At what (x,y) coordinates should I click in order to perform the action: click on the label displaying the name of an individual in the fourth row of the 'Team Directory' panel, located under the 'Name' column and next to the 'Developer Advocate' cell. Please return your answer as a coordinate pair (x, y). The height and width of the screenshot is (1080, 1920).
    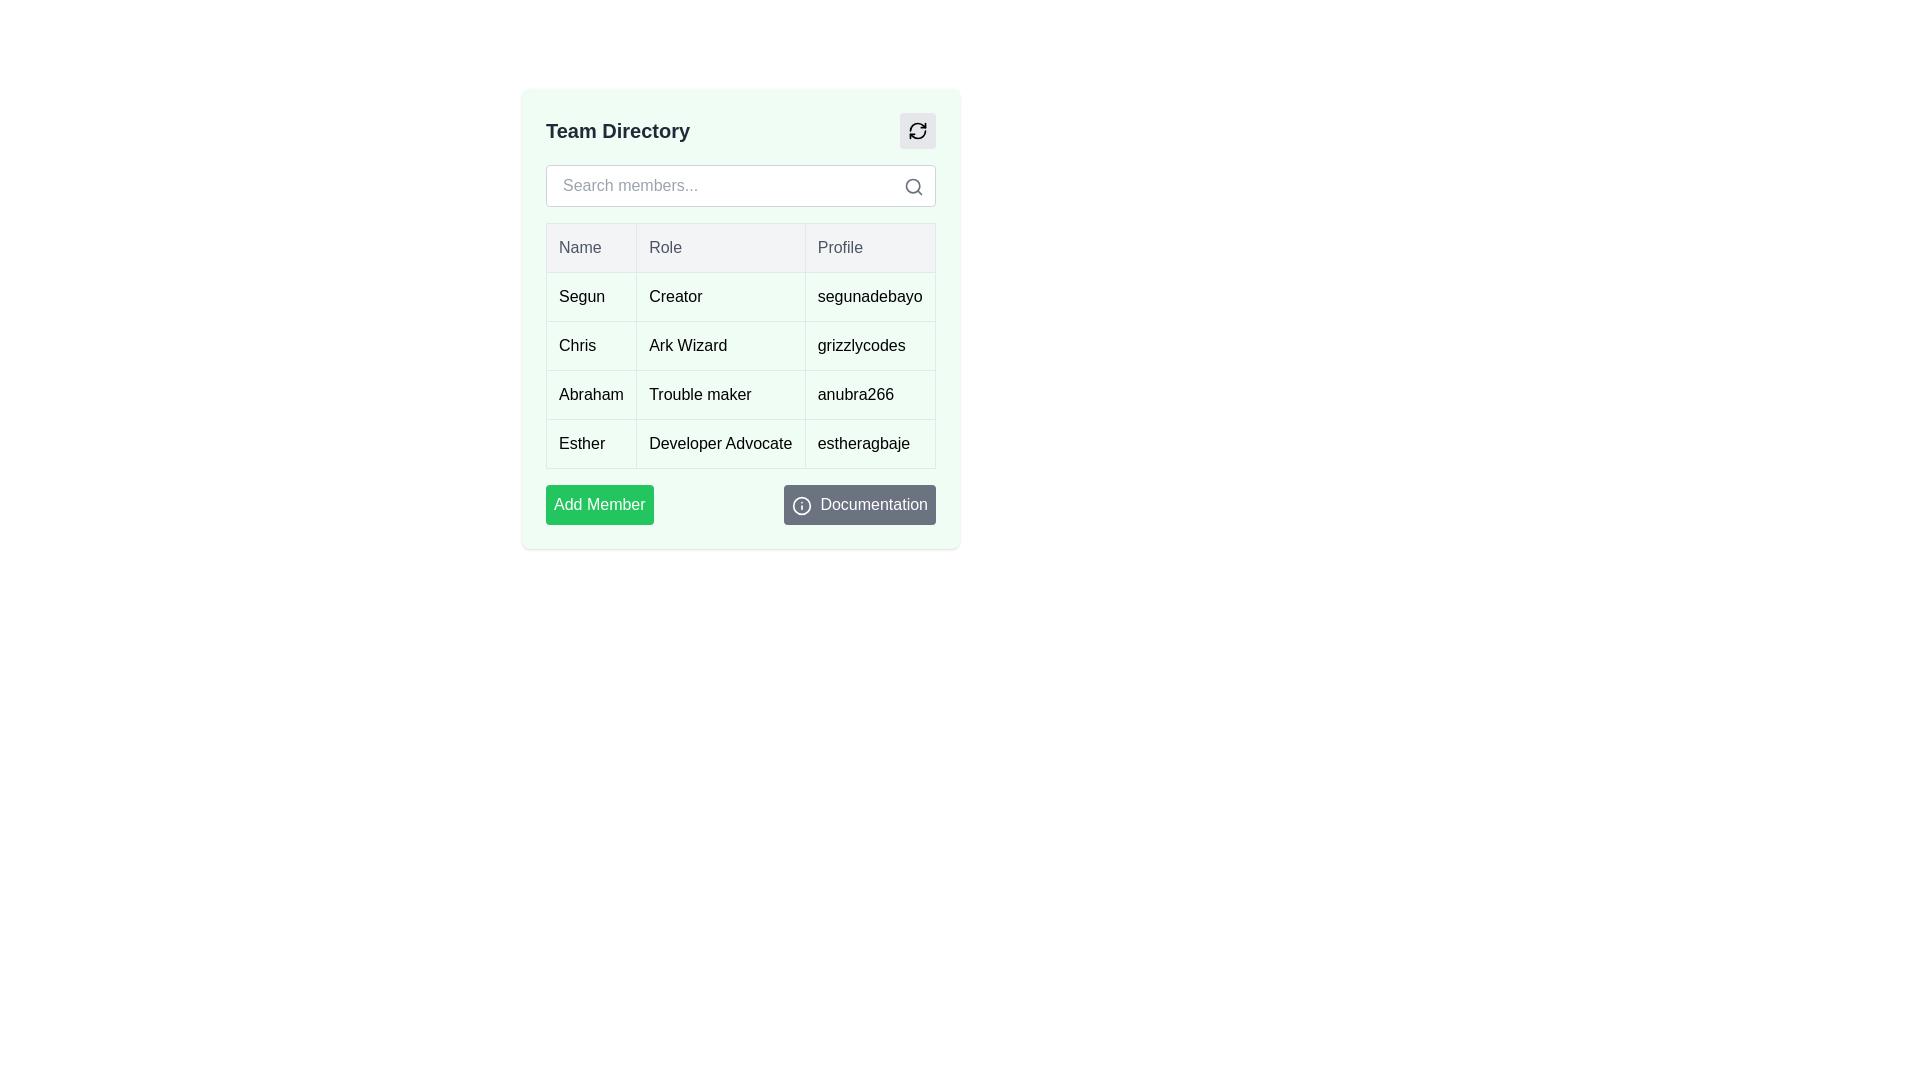
    Looking at the image, I should click on (590, 442).